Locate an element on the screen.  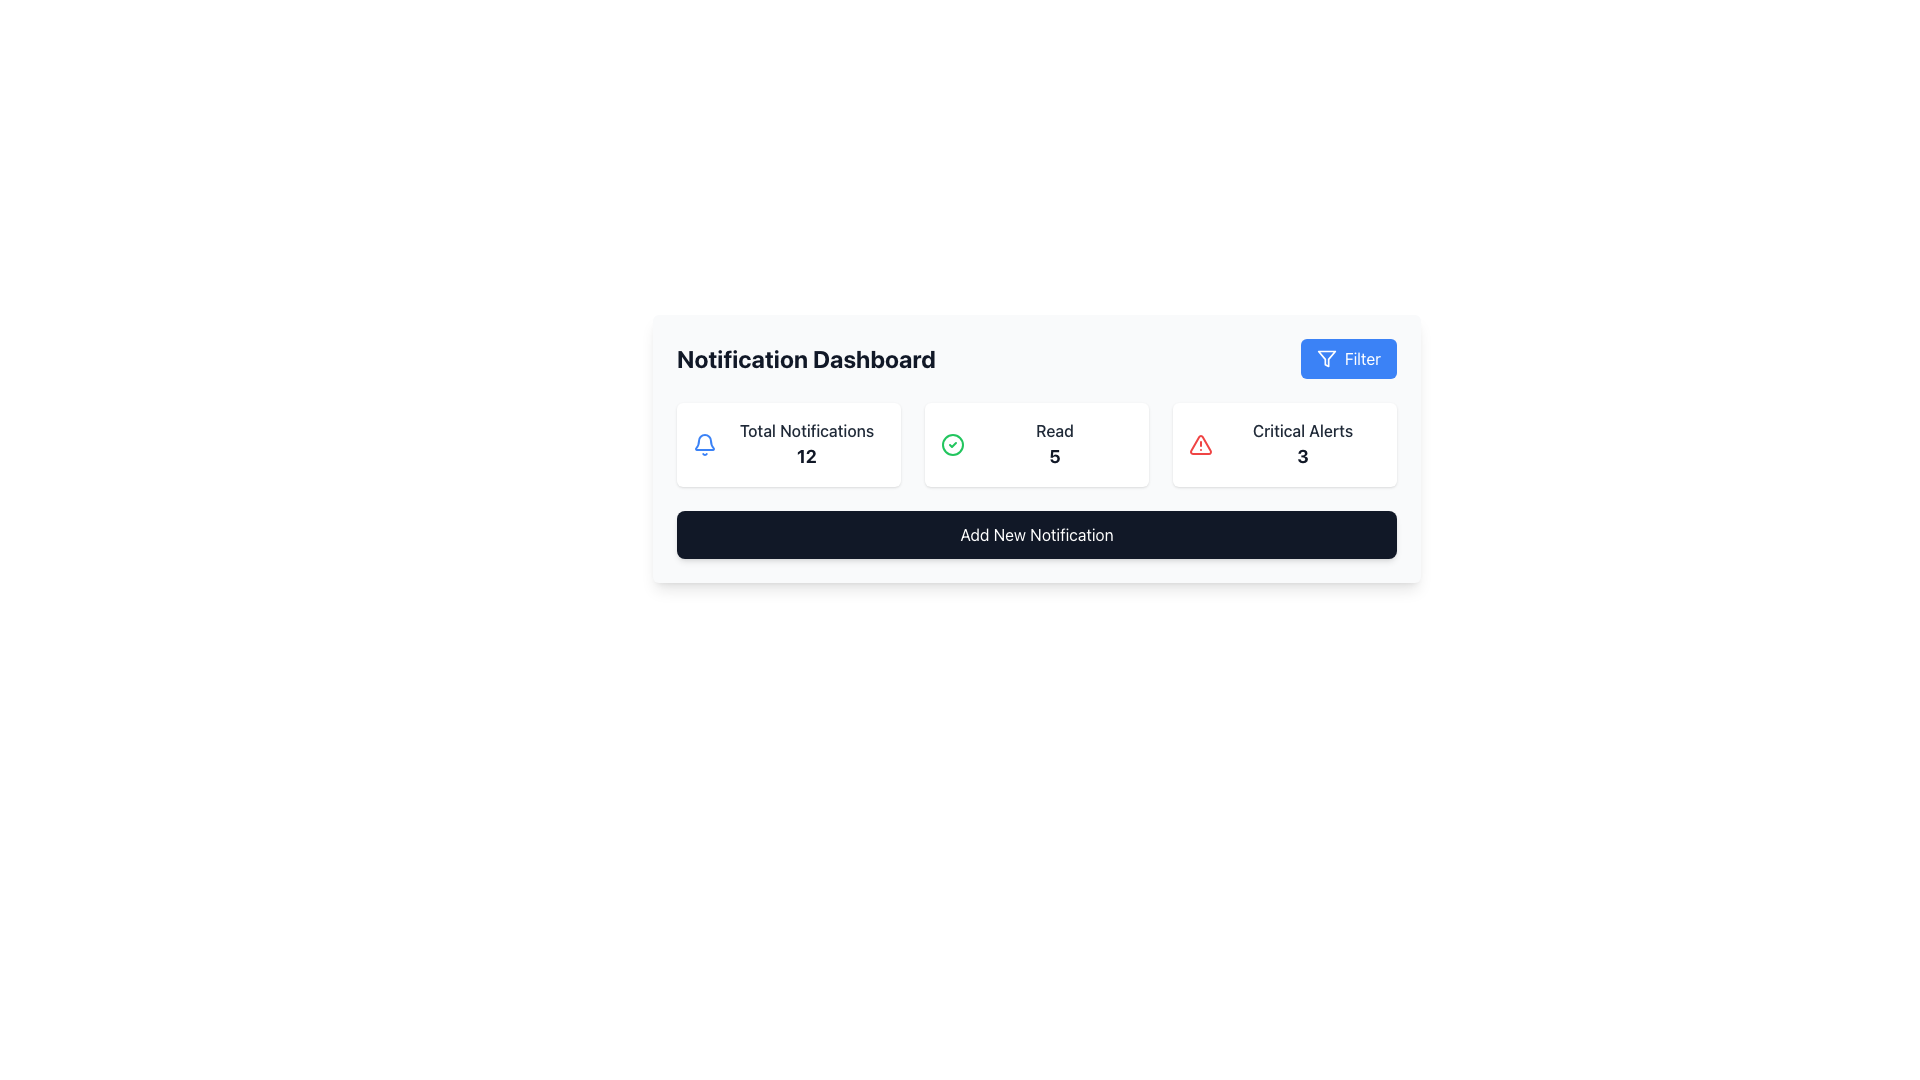
the Label/Statistic Display that shows the count of read notifications, positioned beneath the title 'Read' in the second card of the notification summary section is located at coordinates (1054, 456).